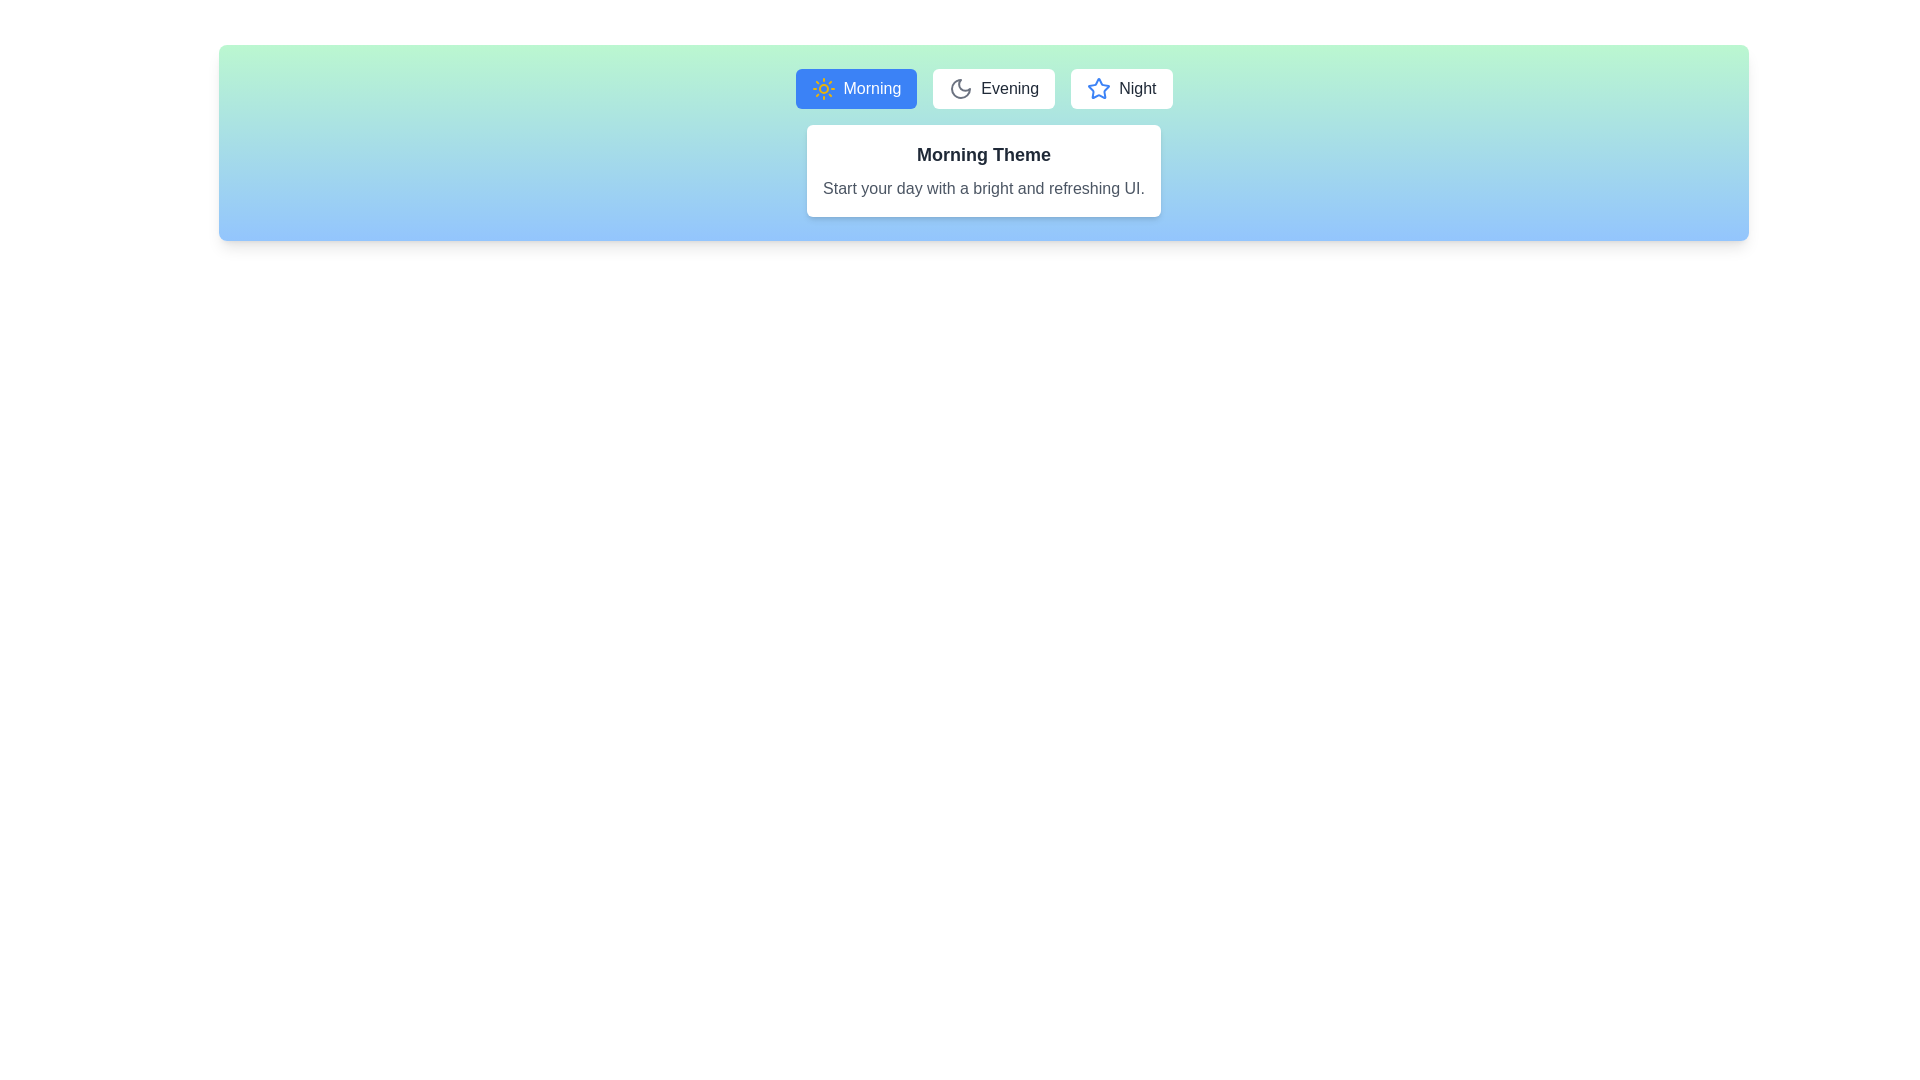  I want to click on the Evening tab to activate it, so click(994, 87).